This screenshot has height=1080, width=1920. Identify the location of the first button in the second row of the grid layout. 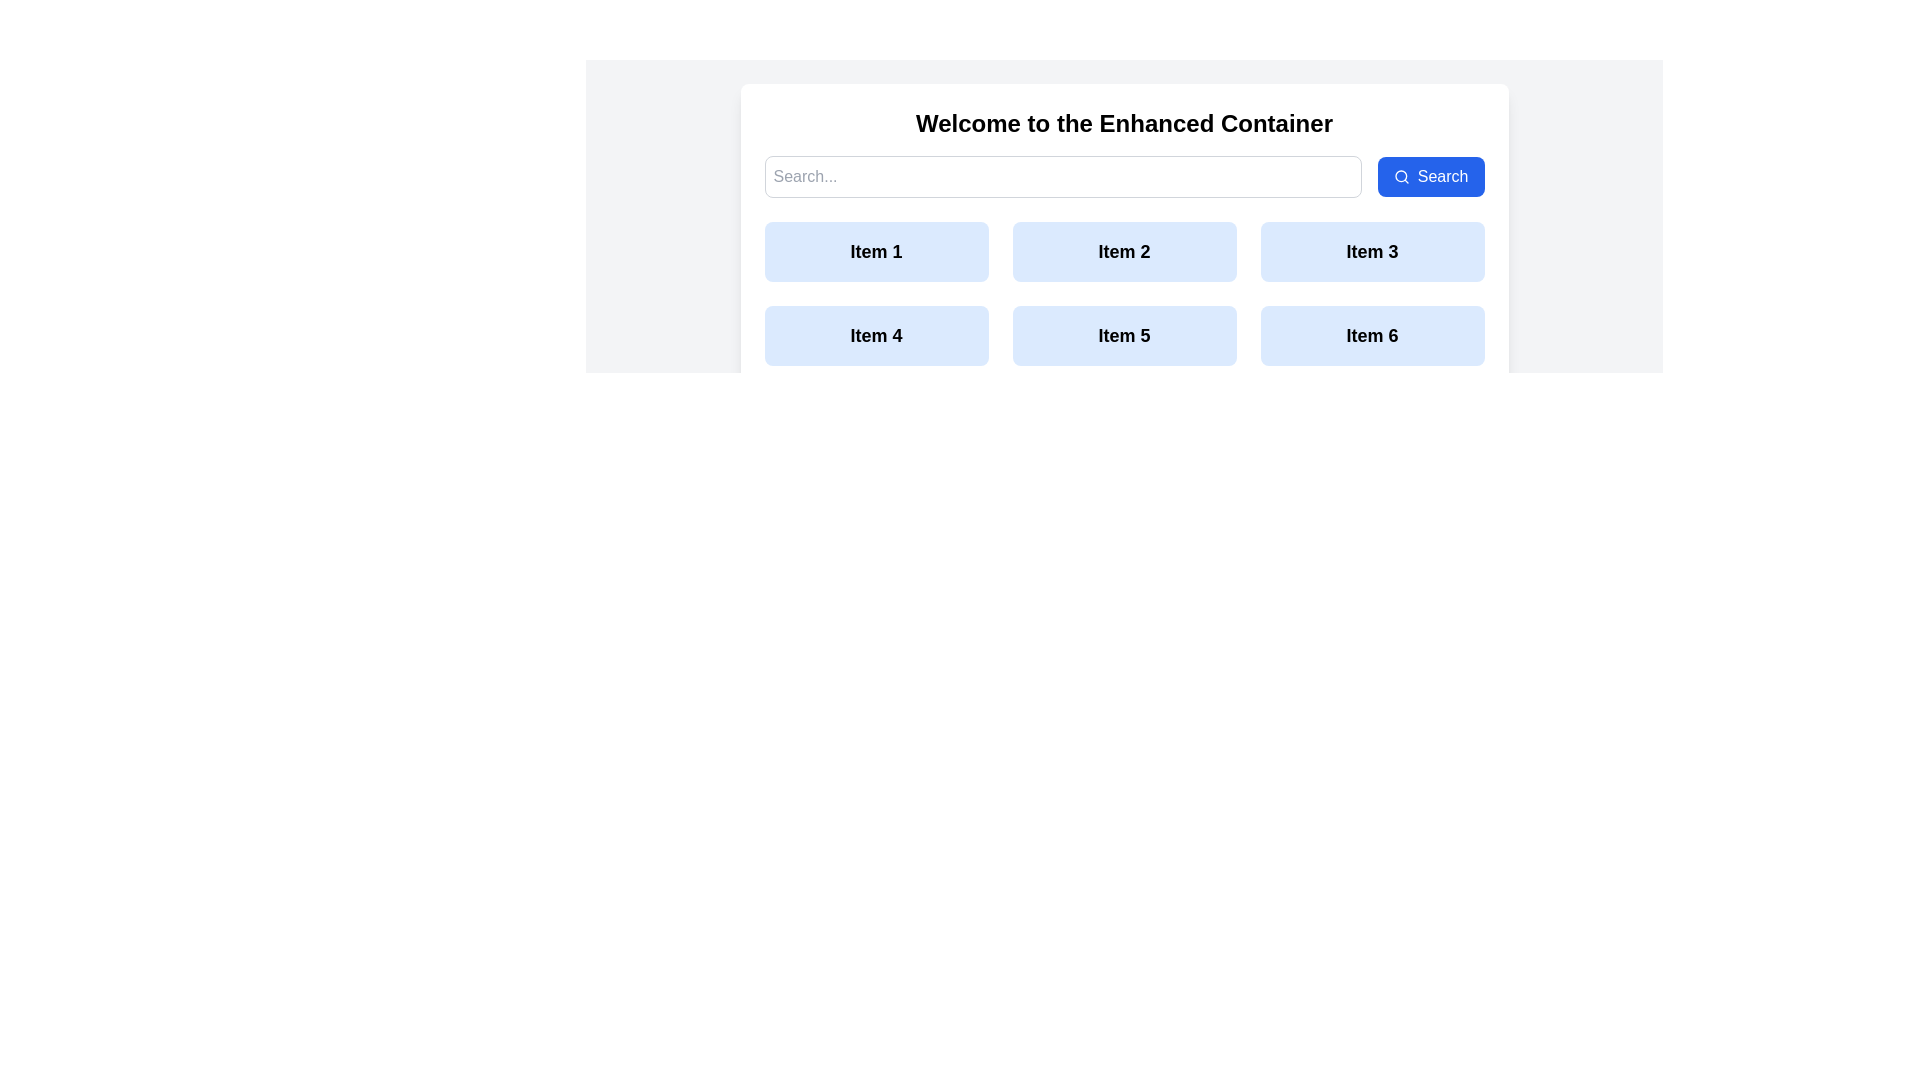
(876, 334).